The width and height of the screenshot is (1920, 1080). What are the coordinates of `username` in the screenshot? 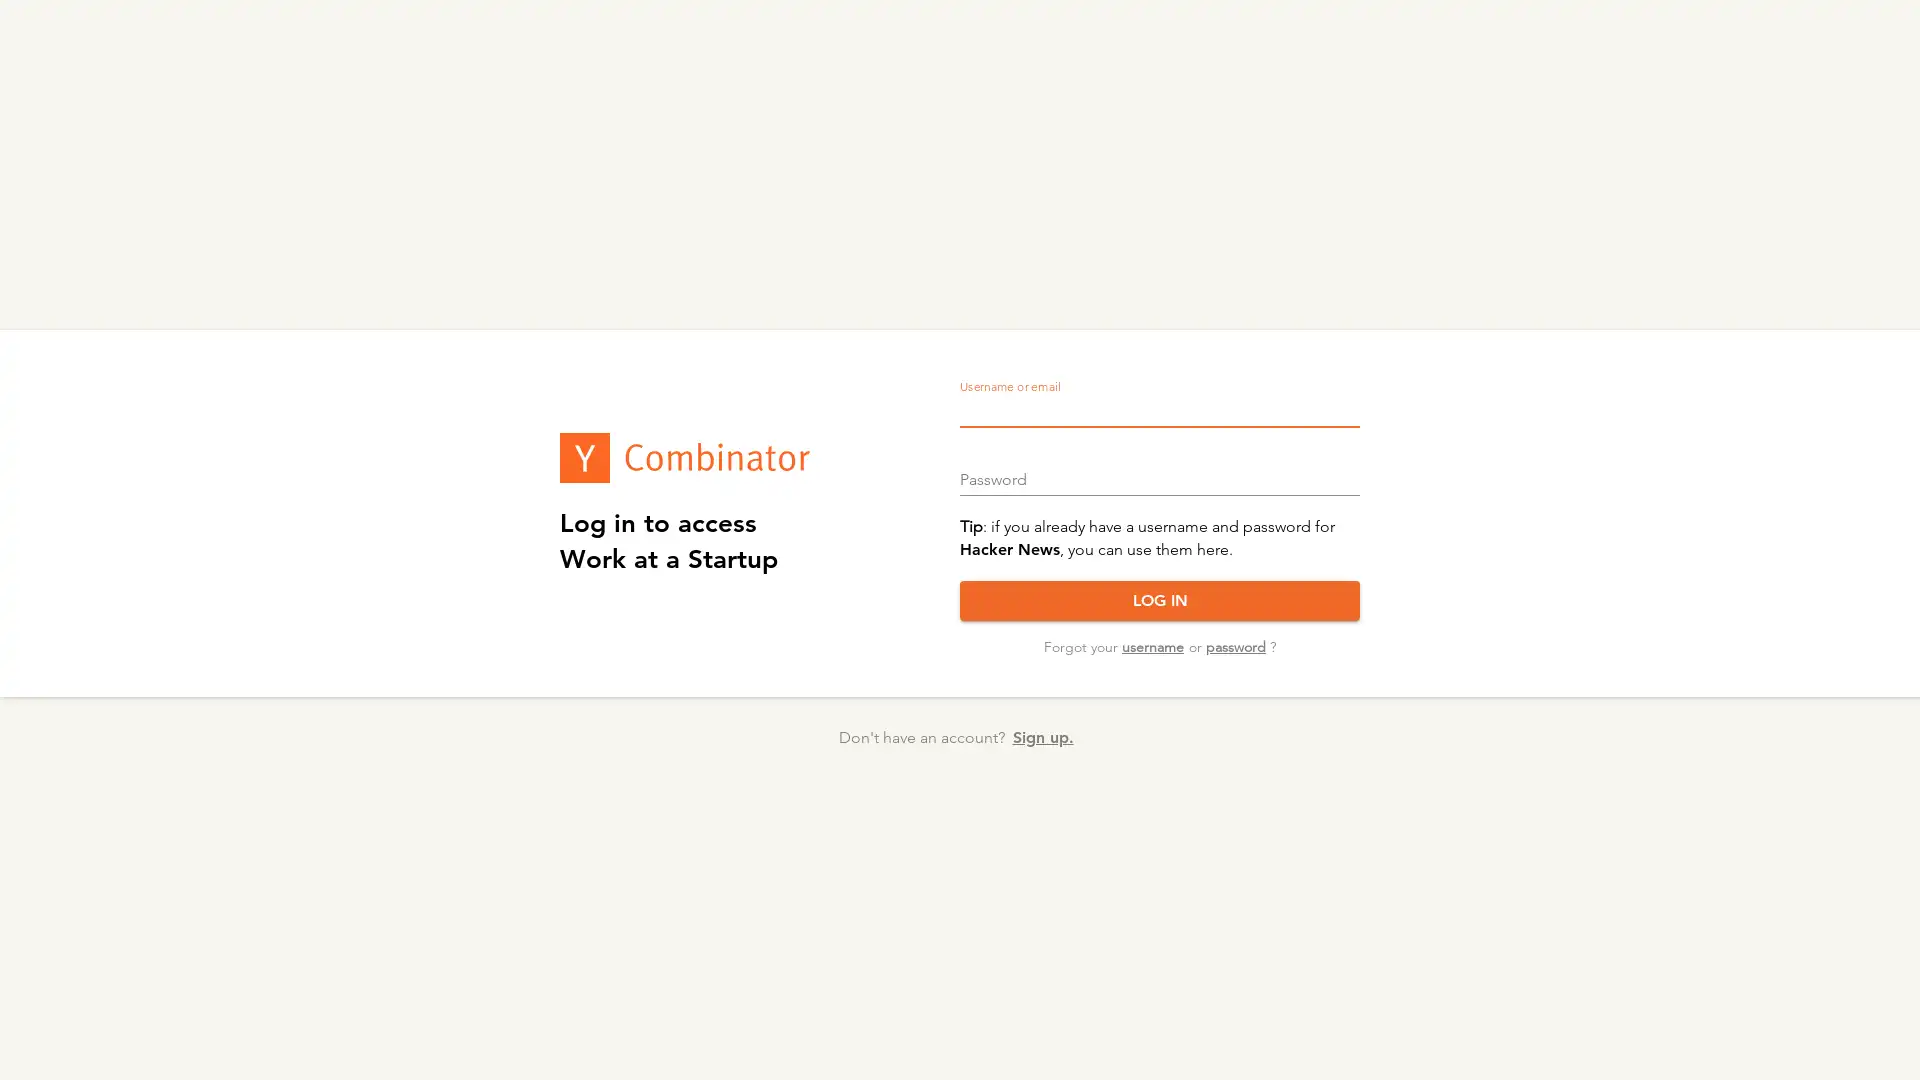 It's located at (1152, 647).